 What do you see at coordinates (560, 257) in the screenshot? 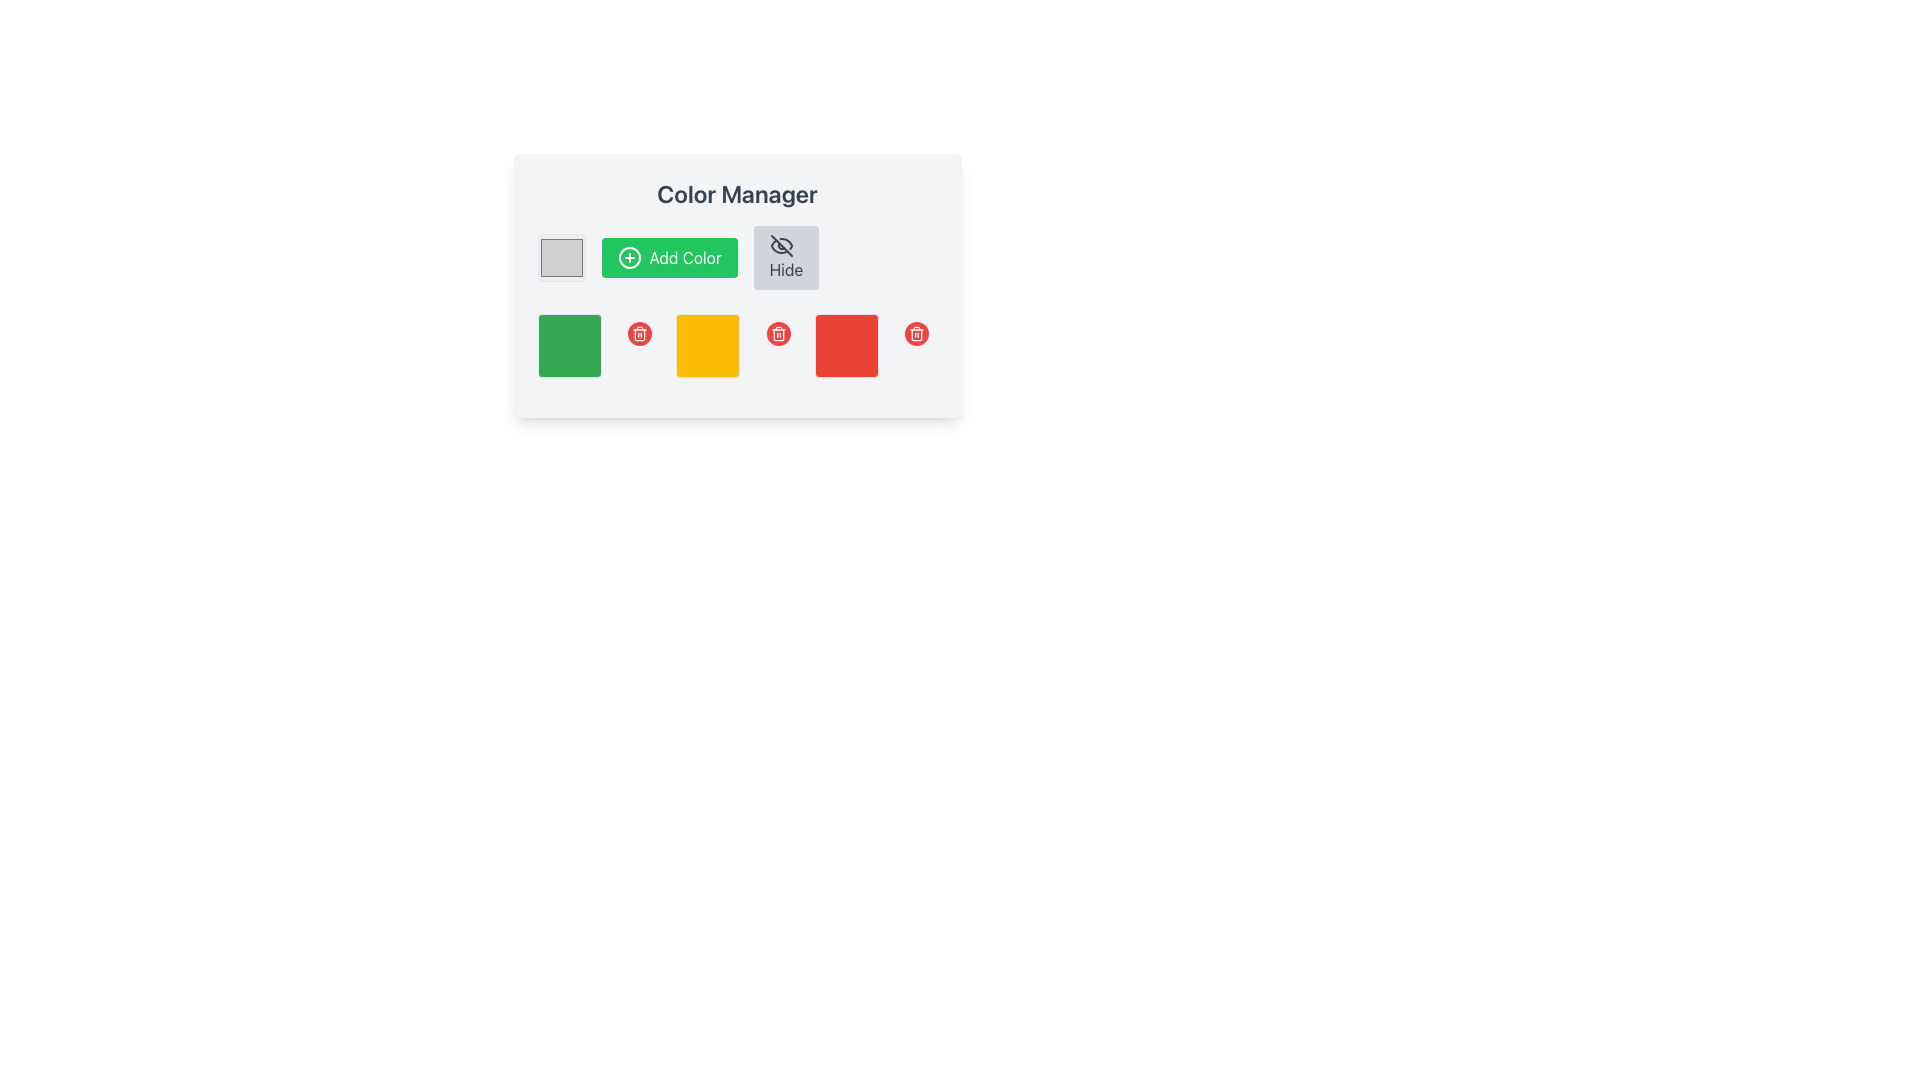
I see `the Interactive color input display, which represents the color '#D0D0D0', to interact with it` at bounding box center [560, 257].